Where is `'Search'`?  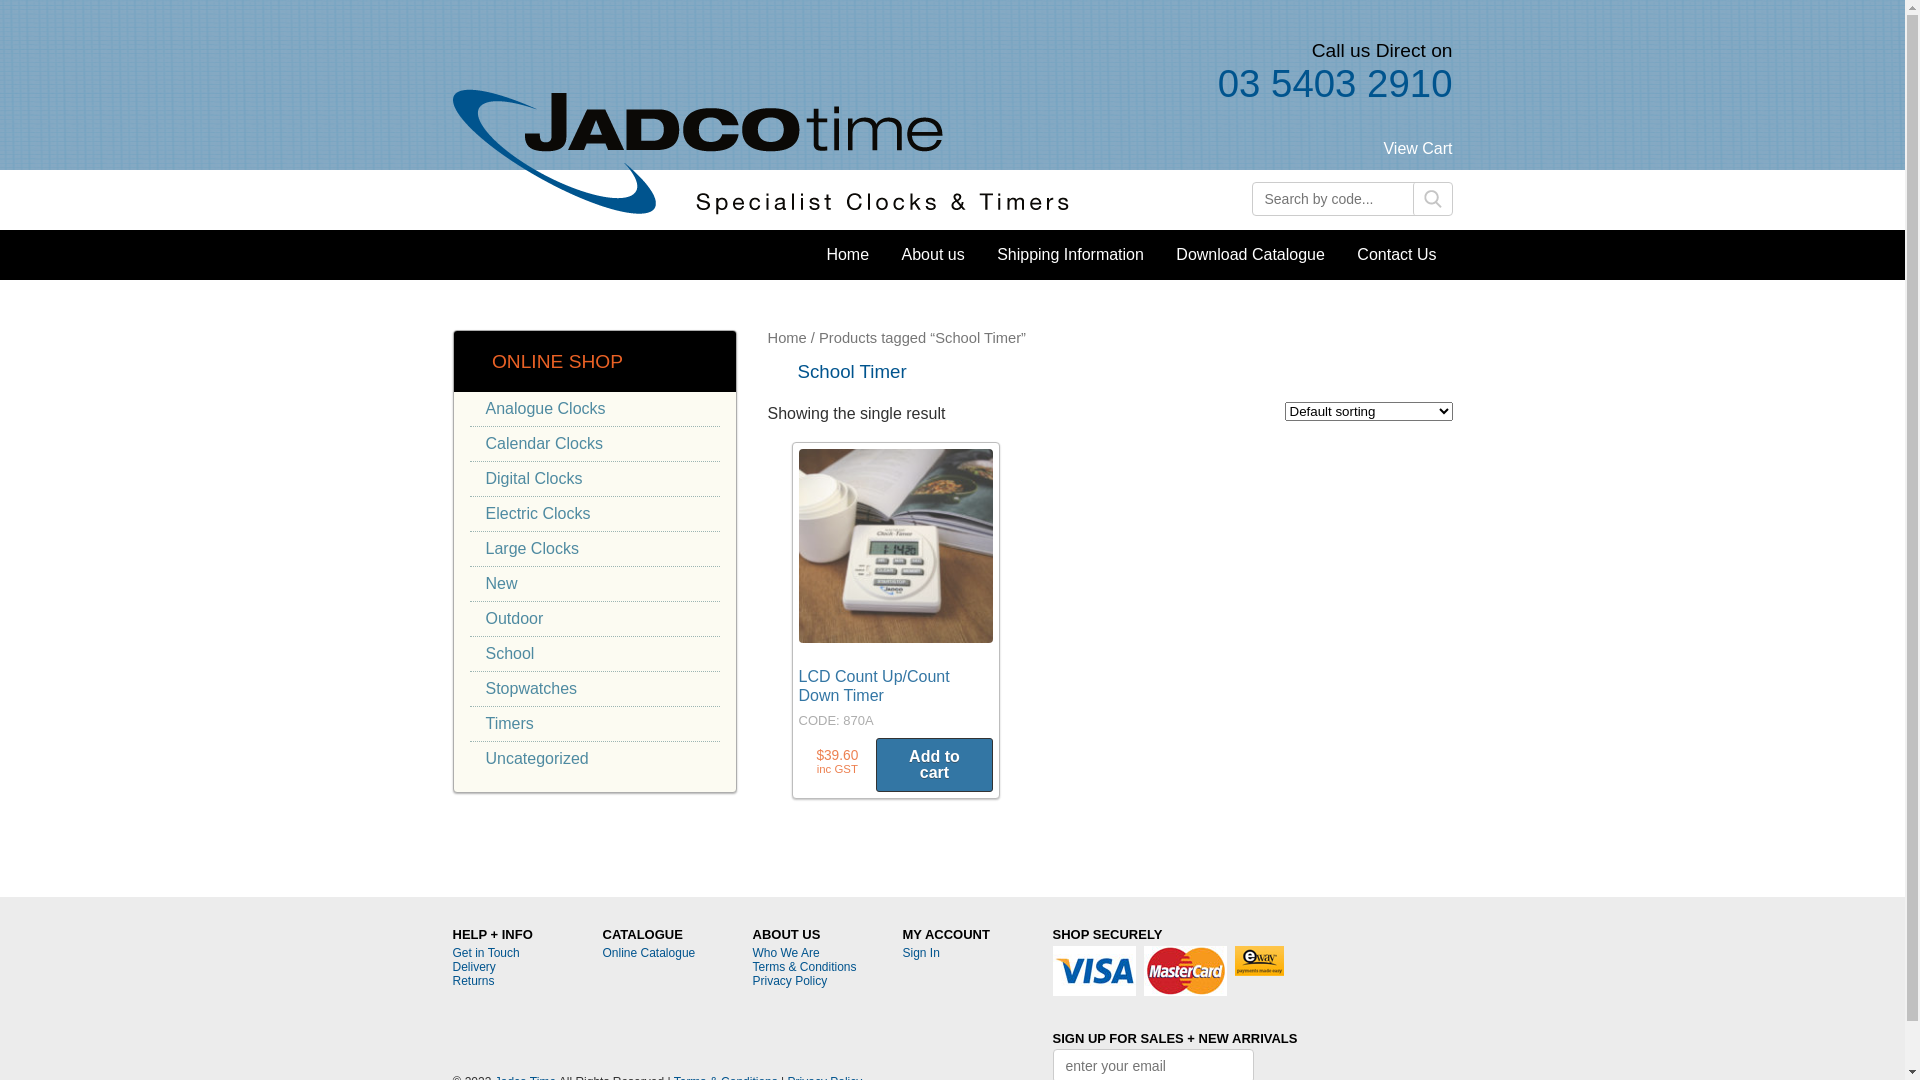
'Search' is located at coordinates (1430, 199).